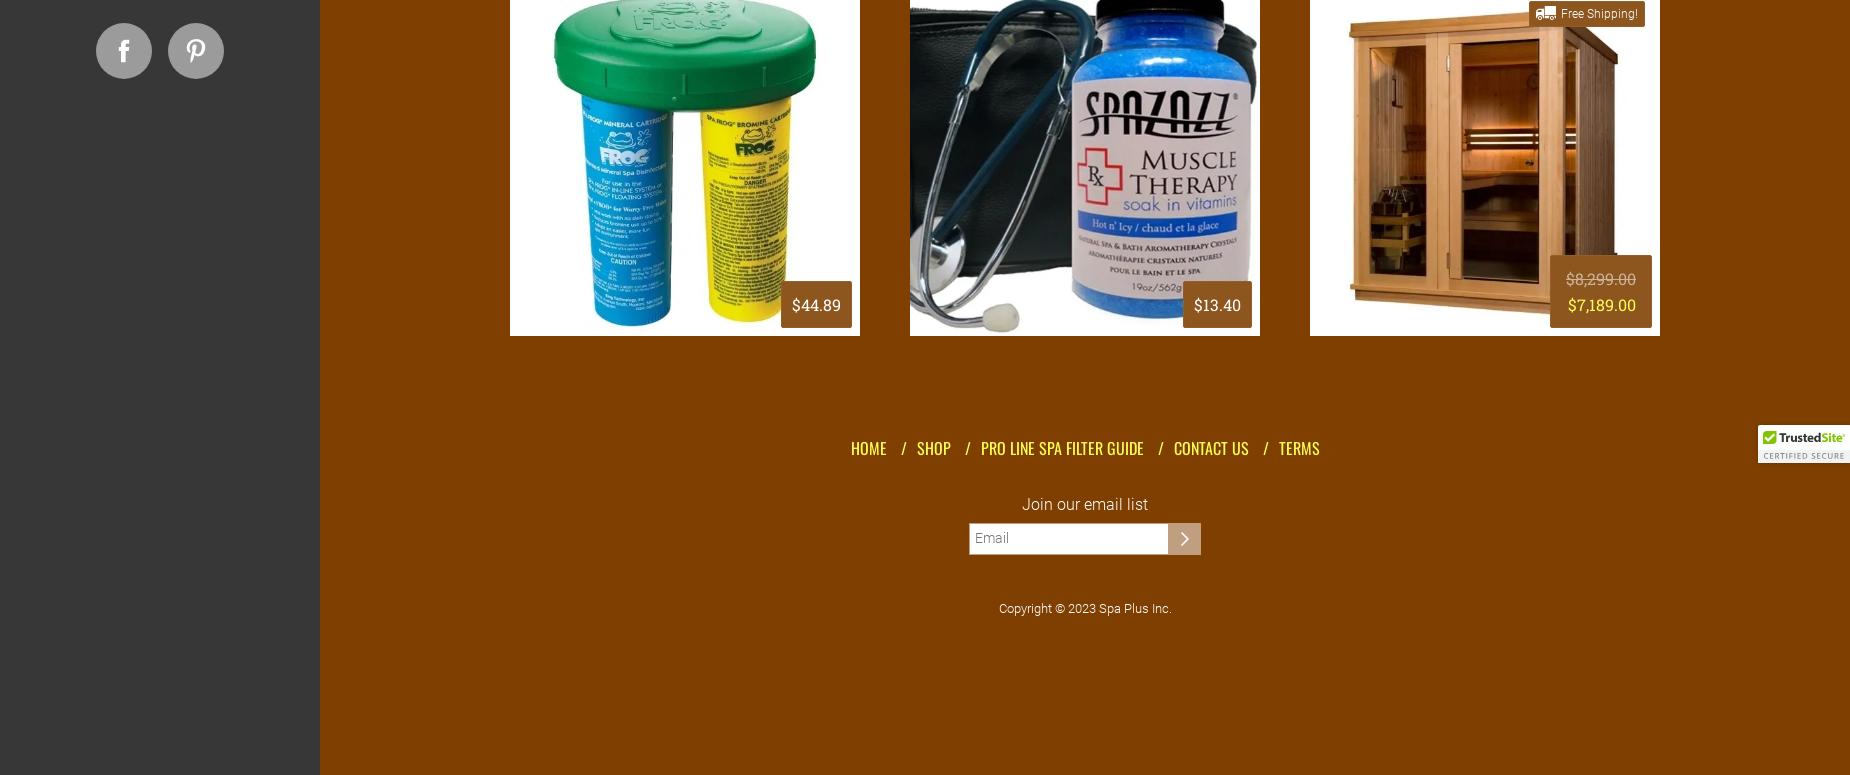 This screenshot has height=775, width=1850. Describe the element at coordinates (1599, 14) in the screenshot. I see `'Free Shipping!'` at that location.